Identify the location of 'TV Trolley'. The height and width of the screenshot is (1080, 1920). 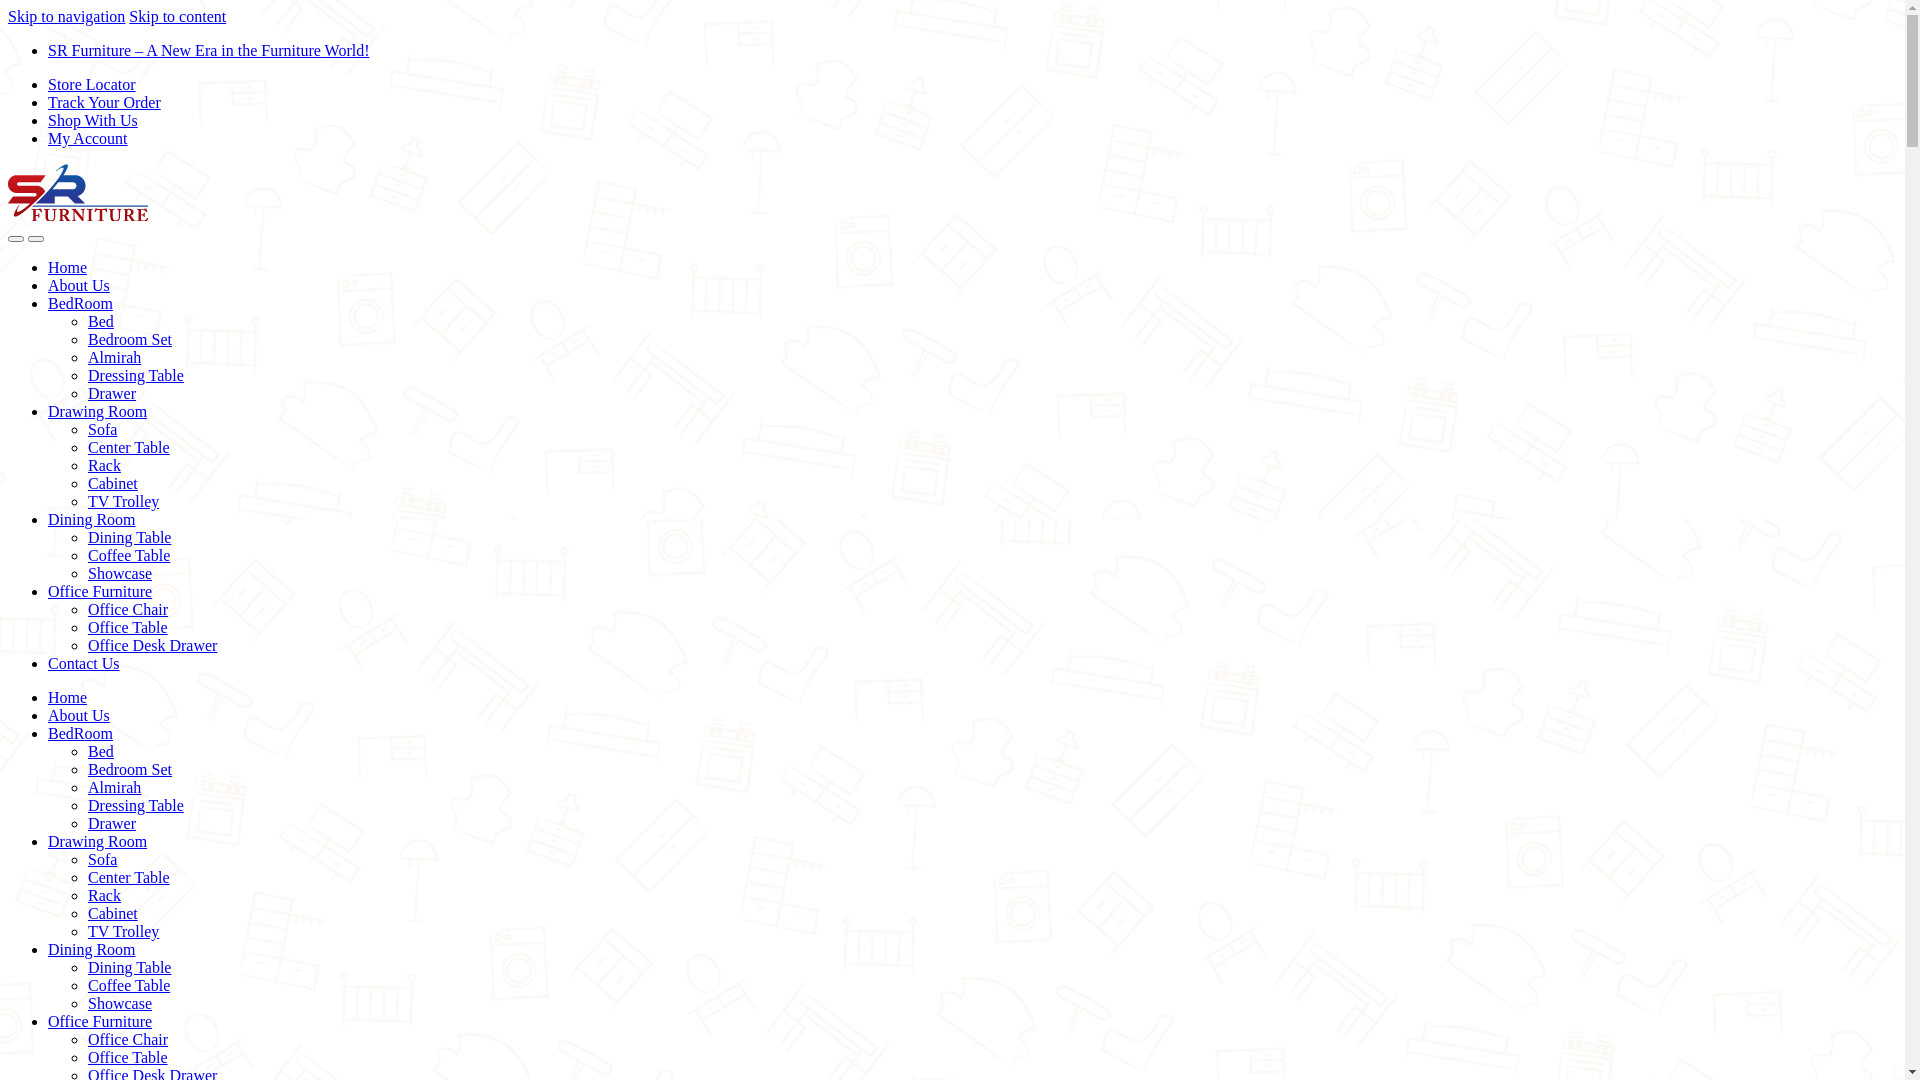
(86, 931).